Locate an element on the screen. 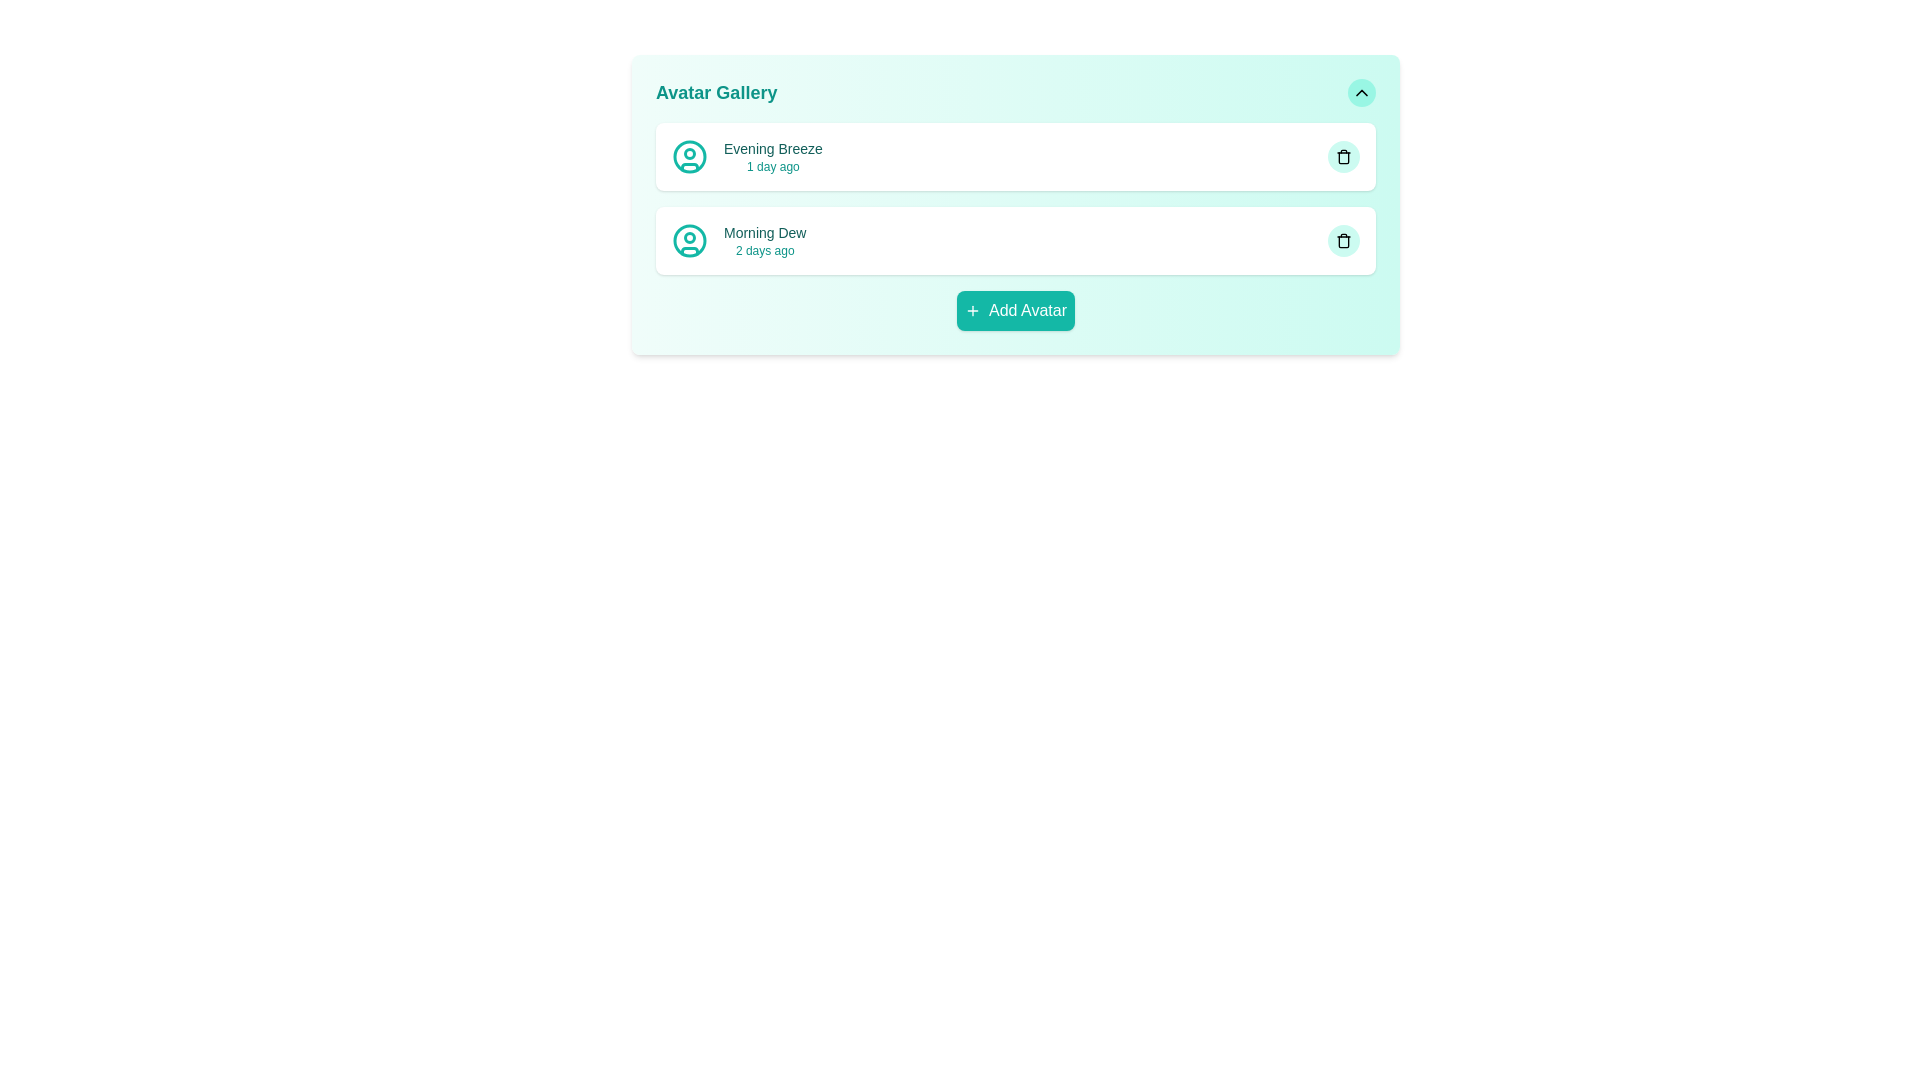 Image resolution: width=1920 pixels, height=1080 pixels. the teal text label that says '2 days ago', located below 'Morning Dew' in the second card of the 'Avatar Gallery' section is located at coordinates (764, 249).